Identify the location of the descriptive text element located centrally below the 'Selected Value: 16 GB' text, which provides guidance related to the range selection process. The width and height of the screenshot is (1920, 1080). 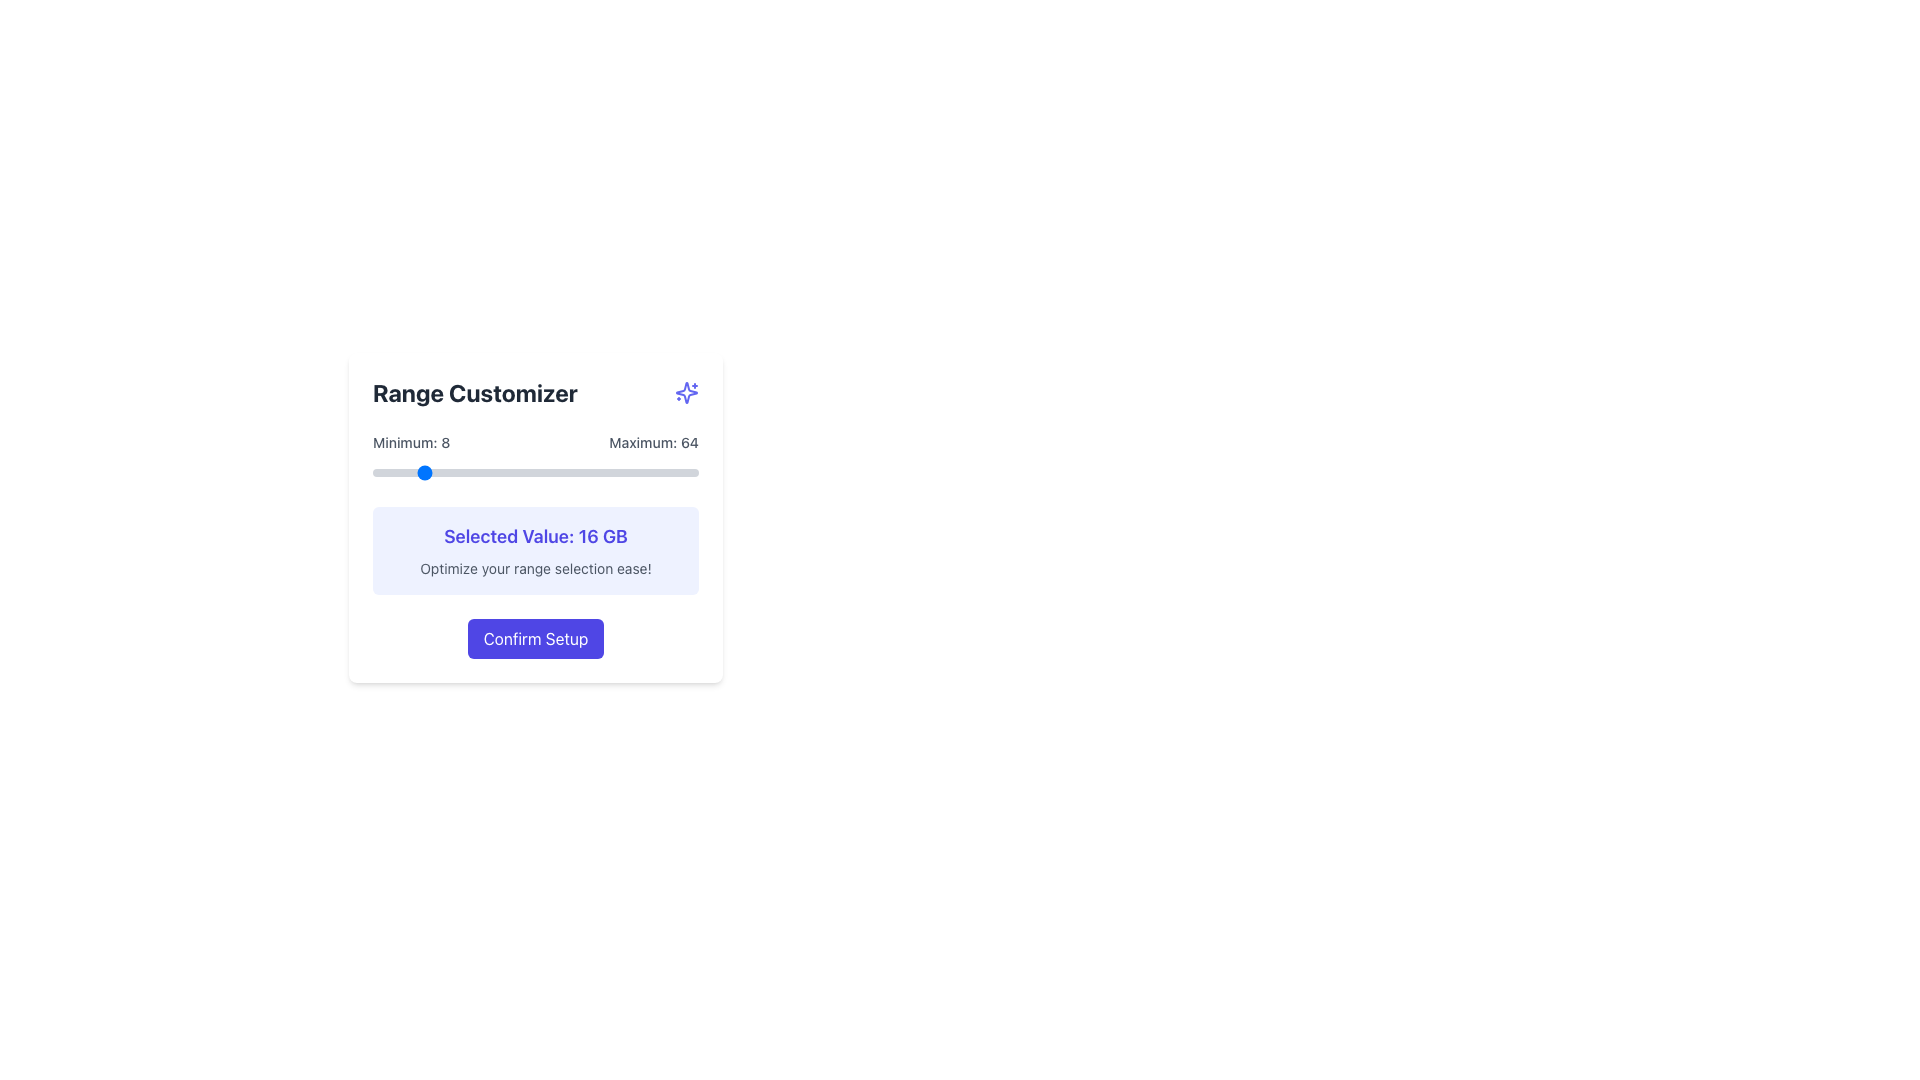
(536, 569).